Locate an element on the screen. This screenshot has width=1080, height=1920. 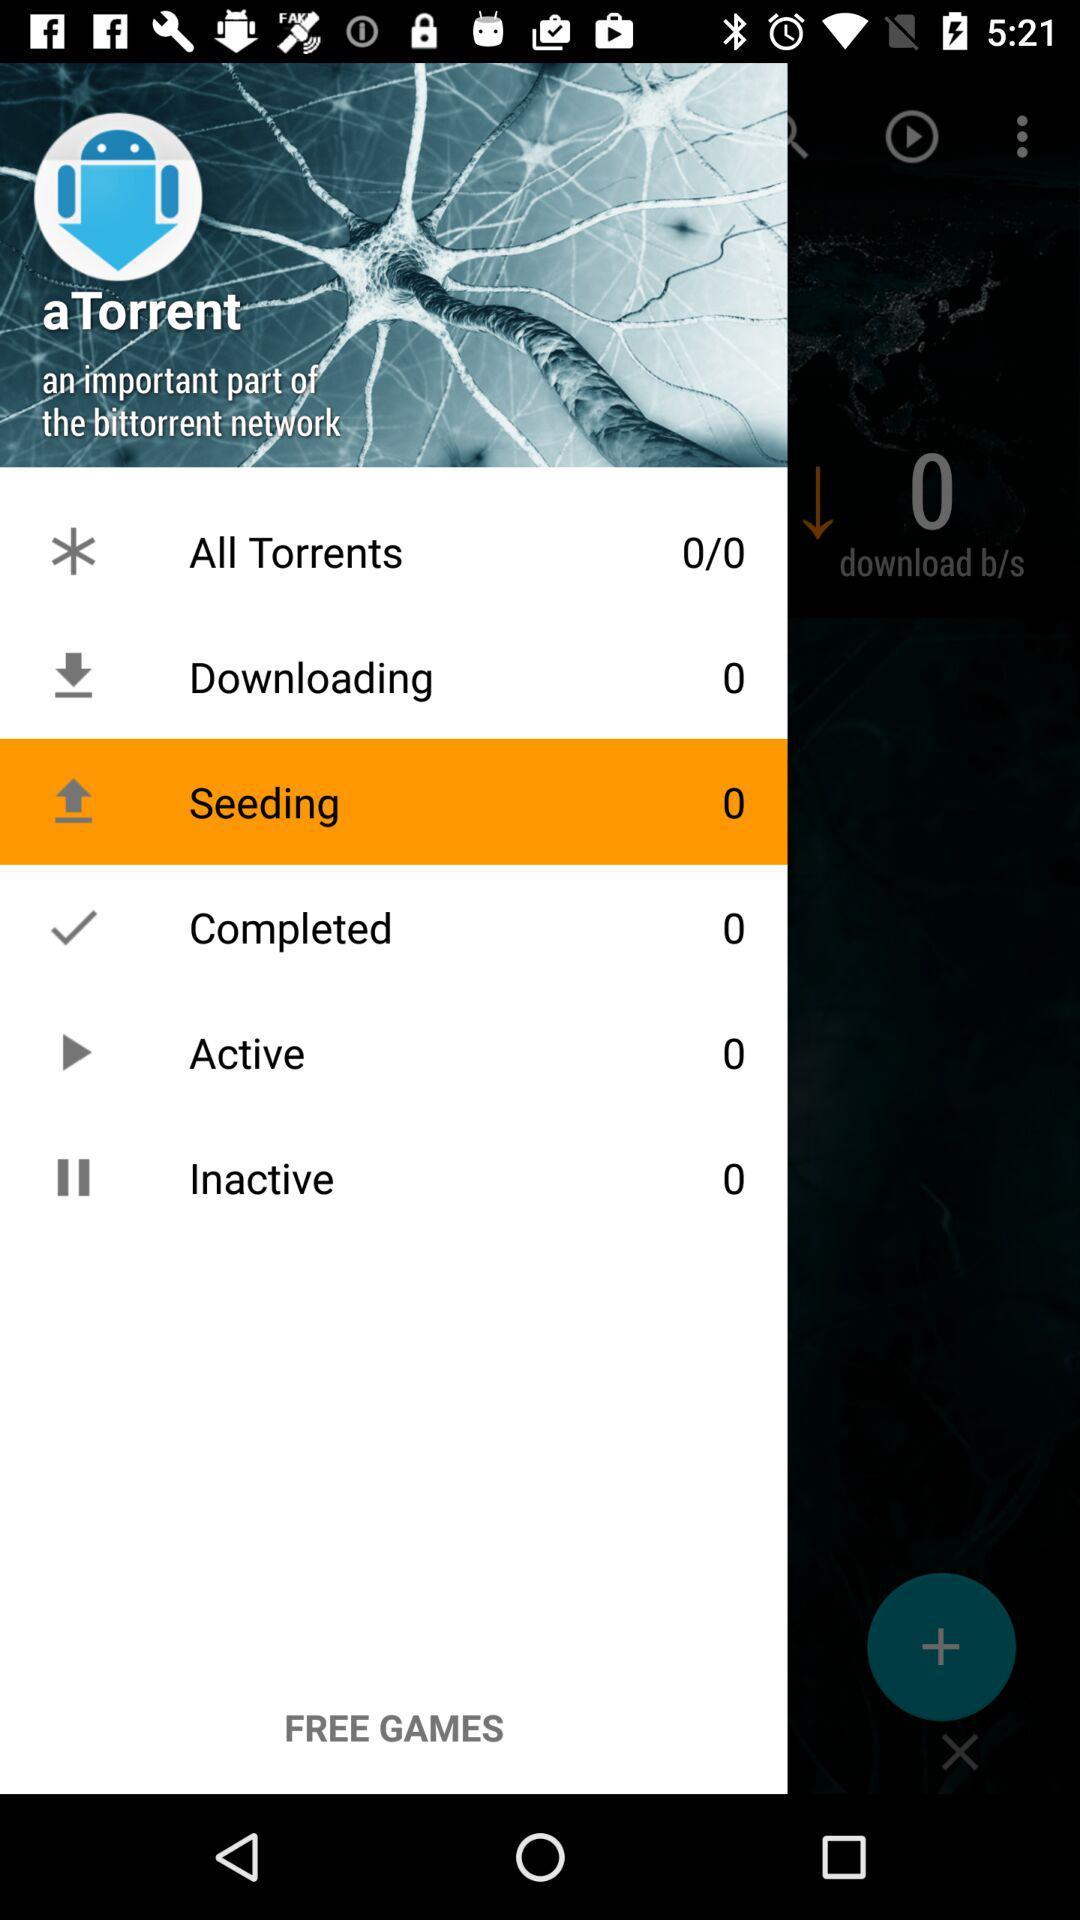
the more options icon on the top right of the page is located at coordinates (1027, 136).